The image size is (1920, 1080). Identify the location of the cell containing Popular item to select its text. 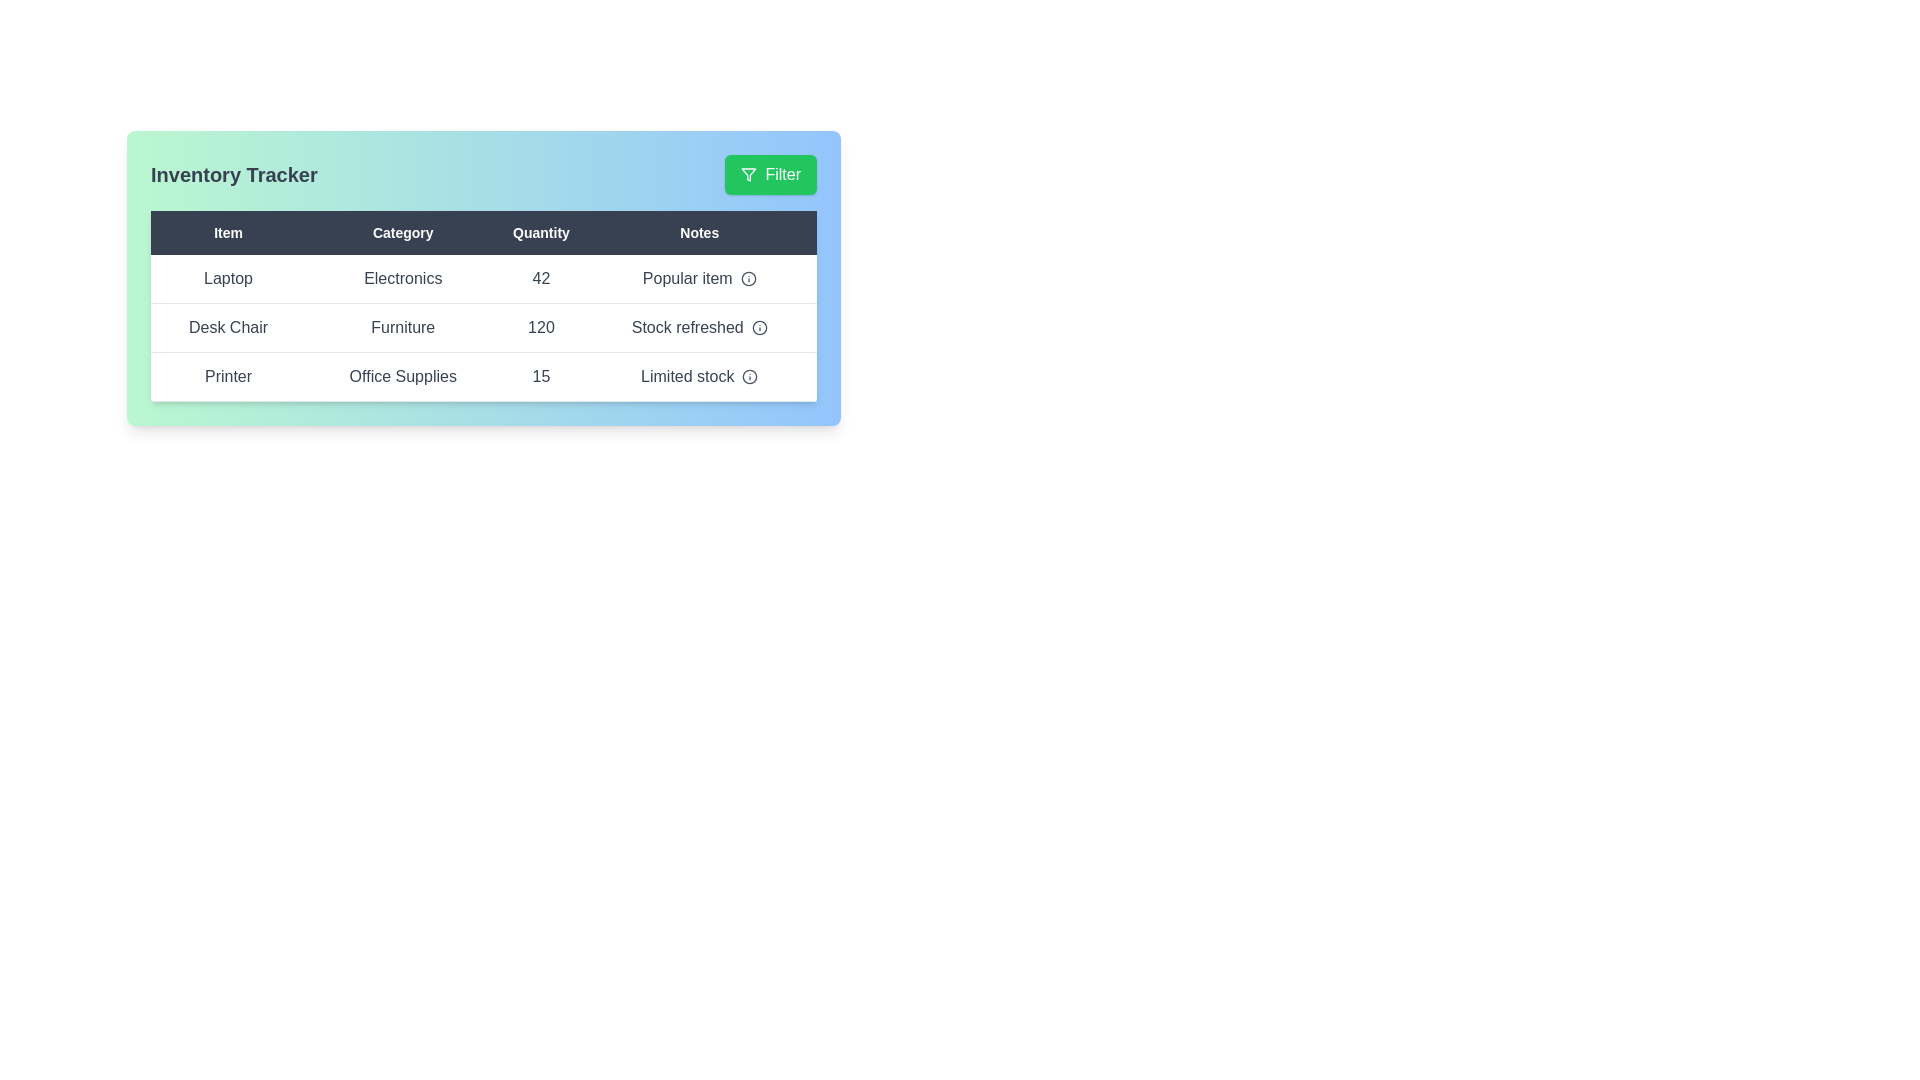
(699, 278).